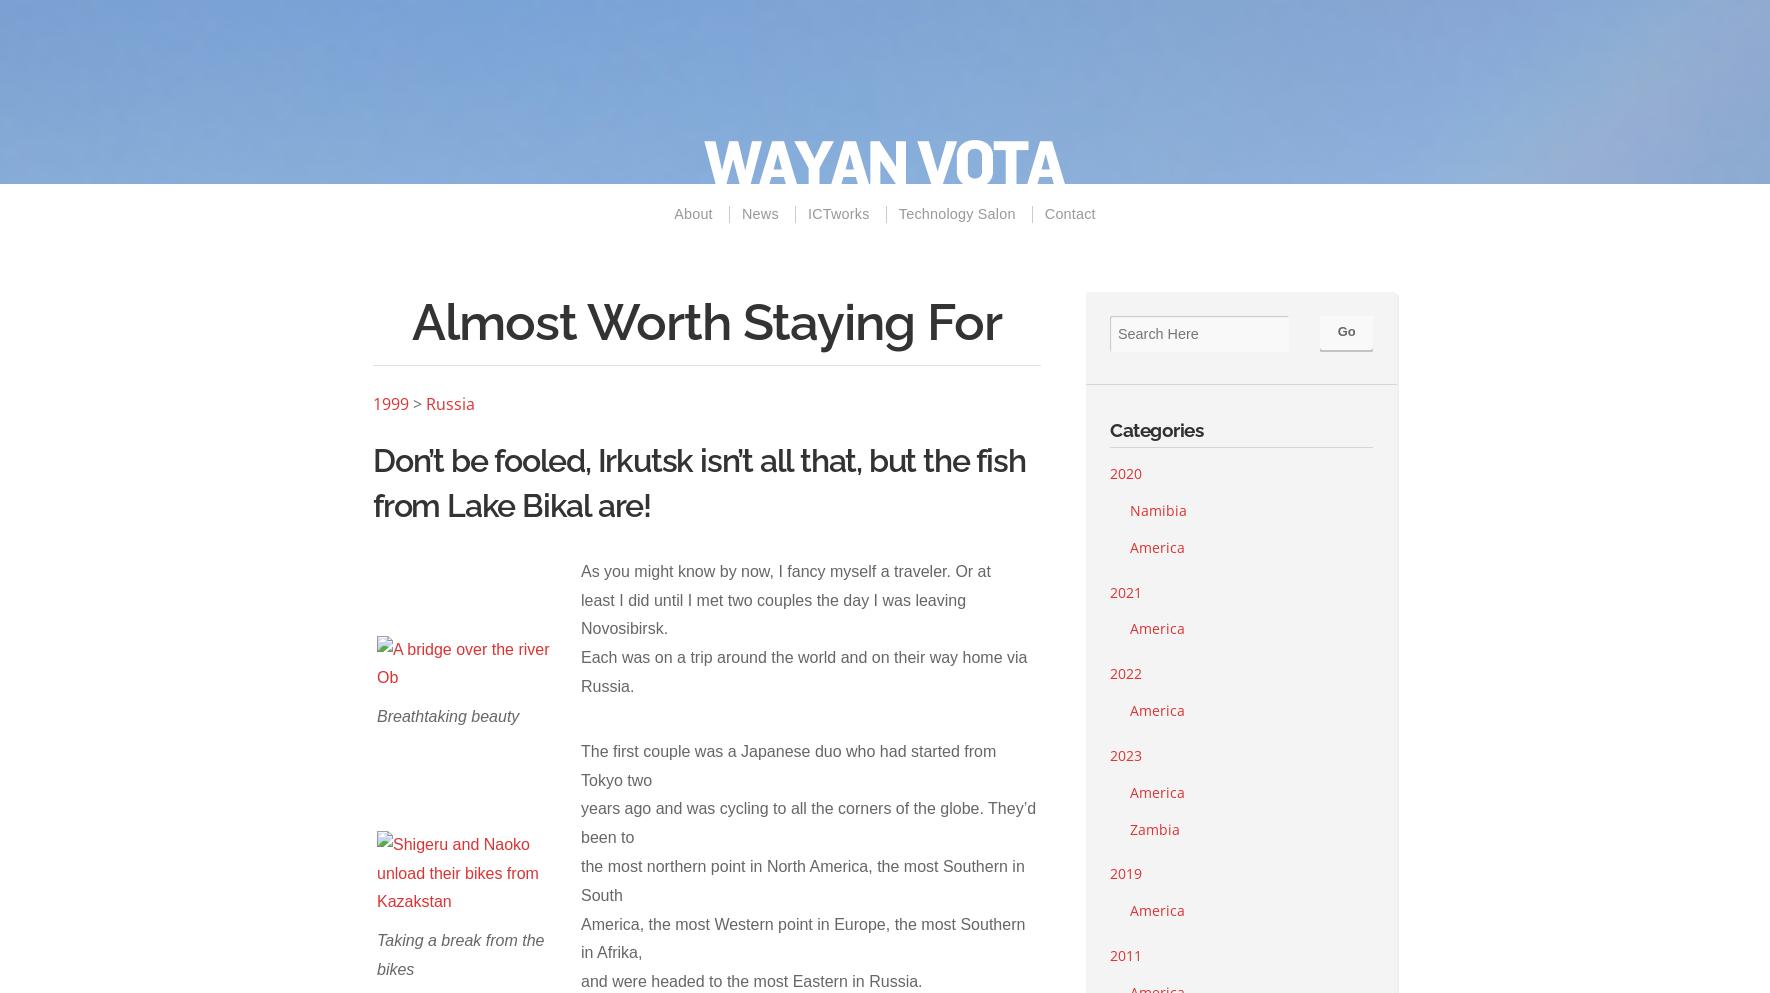 The image size is (1770, 993). Describe the element at coordinates (803, 671) in the screenshot. I see `'Each was on a trip around the world and on their way home via Russia.'` at that location.